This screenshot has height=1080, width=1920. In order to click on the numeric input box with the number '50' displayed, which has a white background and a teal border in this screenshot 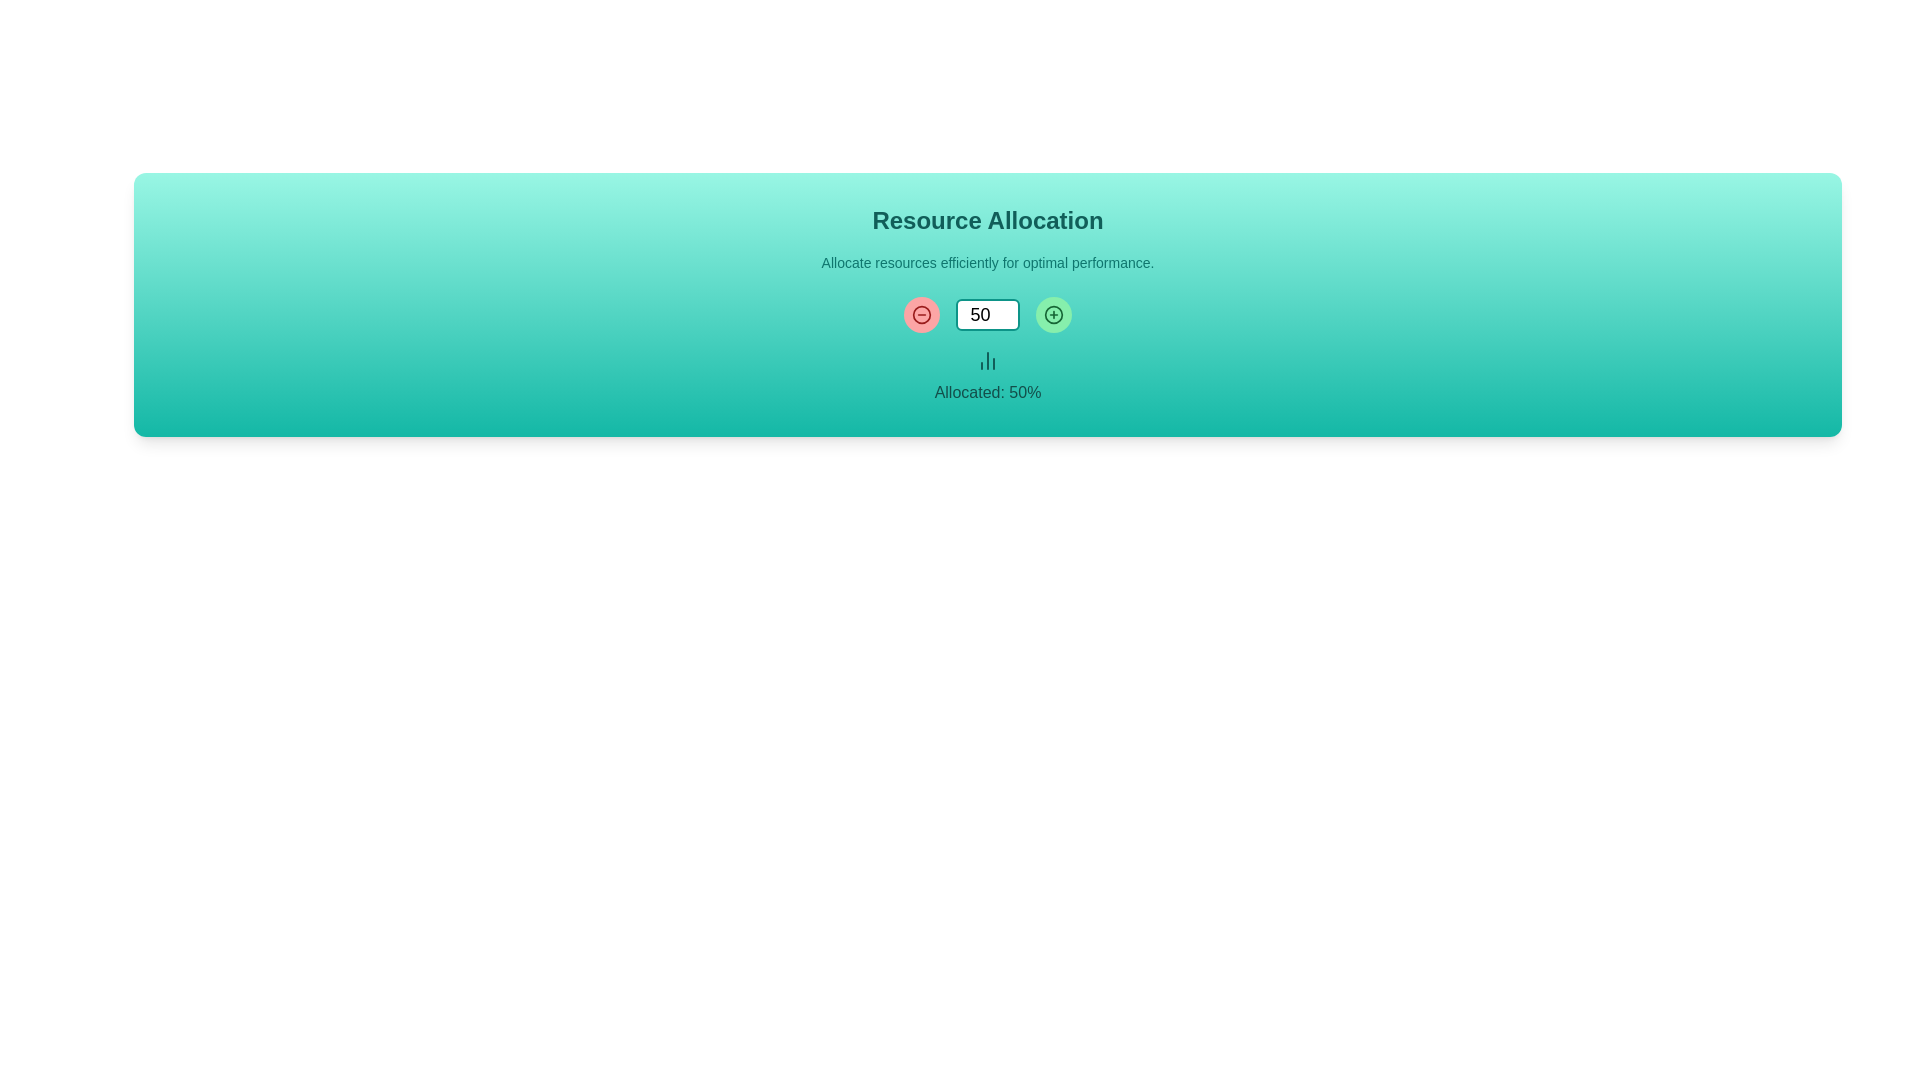, I will do `click(988, 315)`.